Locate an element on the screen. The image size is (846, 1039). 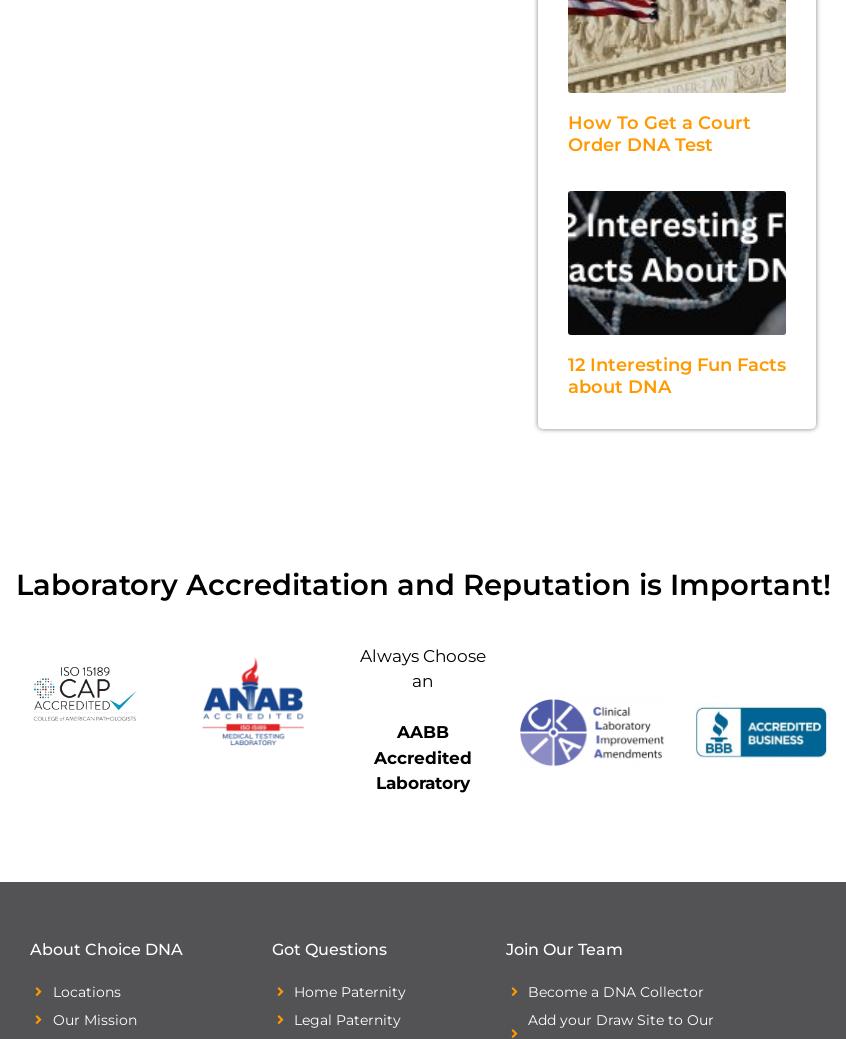
'Laboratory' is located at coordinates (375, 781).